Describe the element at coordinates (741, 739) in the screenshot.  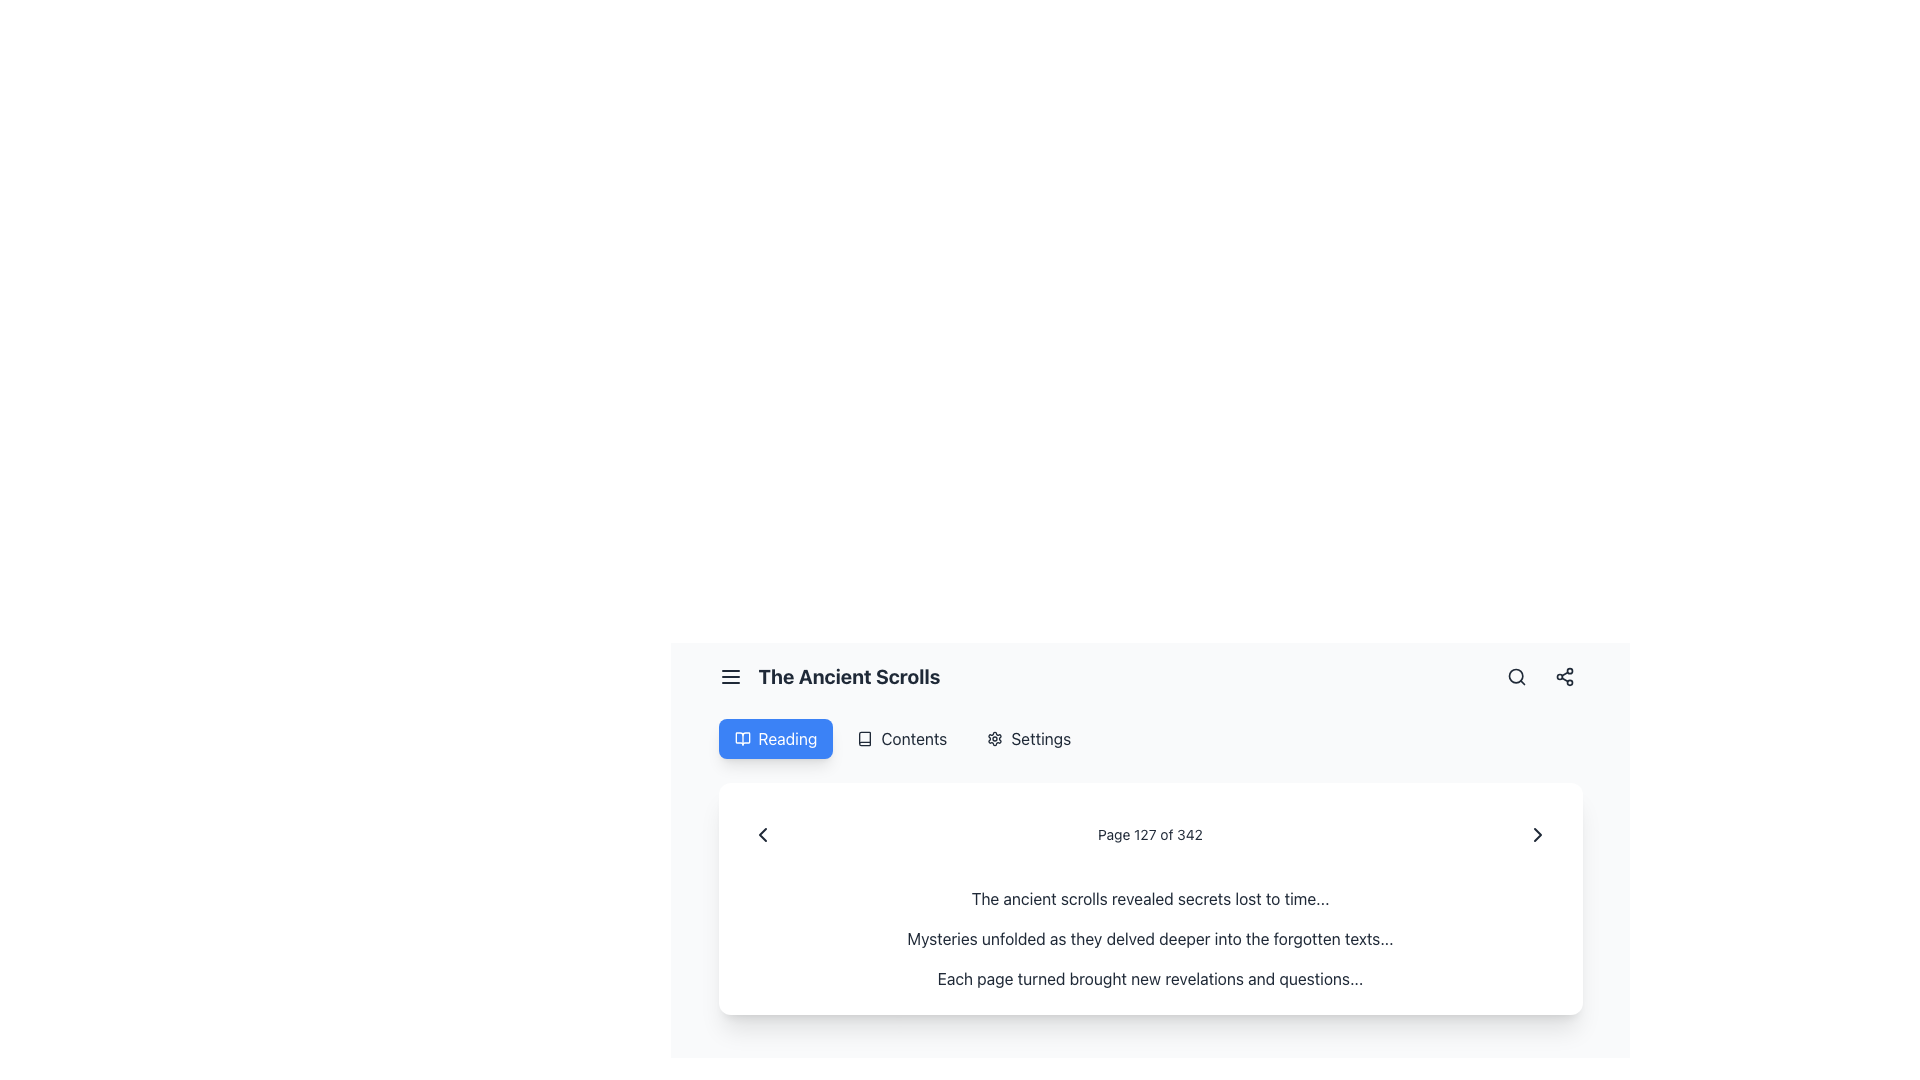
I see `the 'Reading' button, which is visually indicated by an icon, to navigate to a reading-related view` at that location.